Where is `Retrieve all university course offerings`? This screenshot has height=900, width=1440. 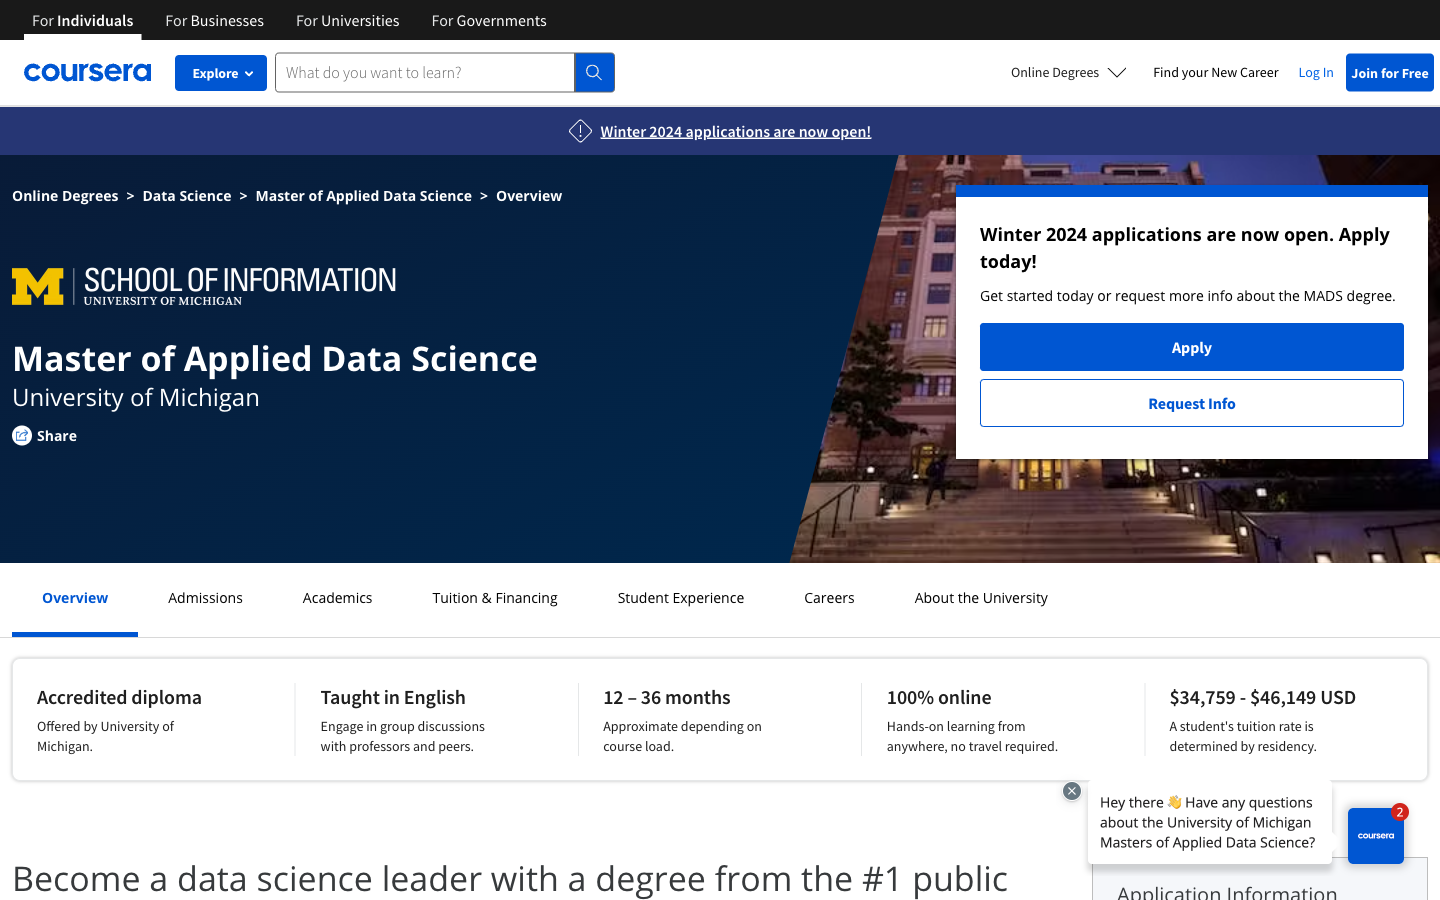 Retrieve all university course offerings is located at coordinates (347, 18).